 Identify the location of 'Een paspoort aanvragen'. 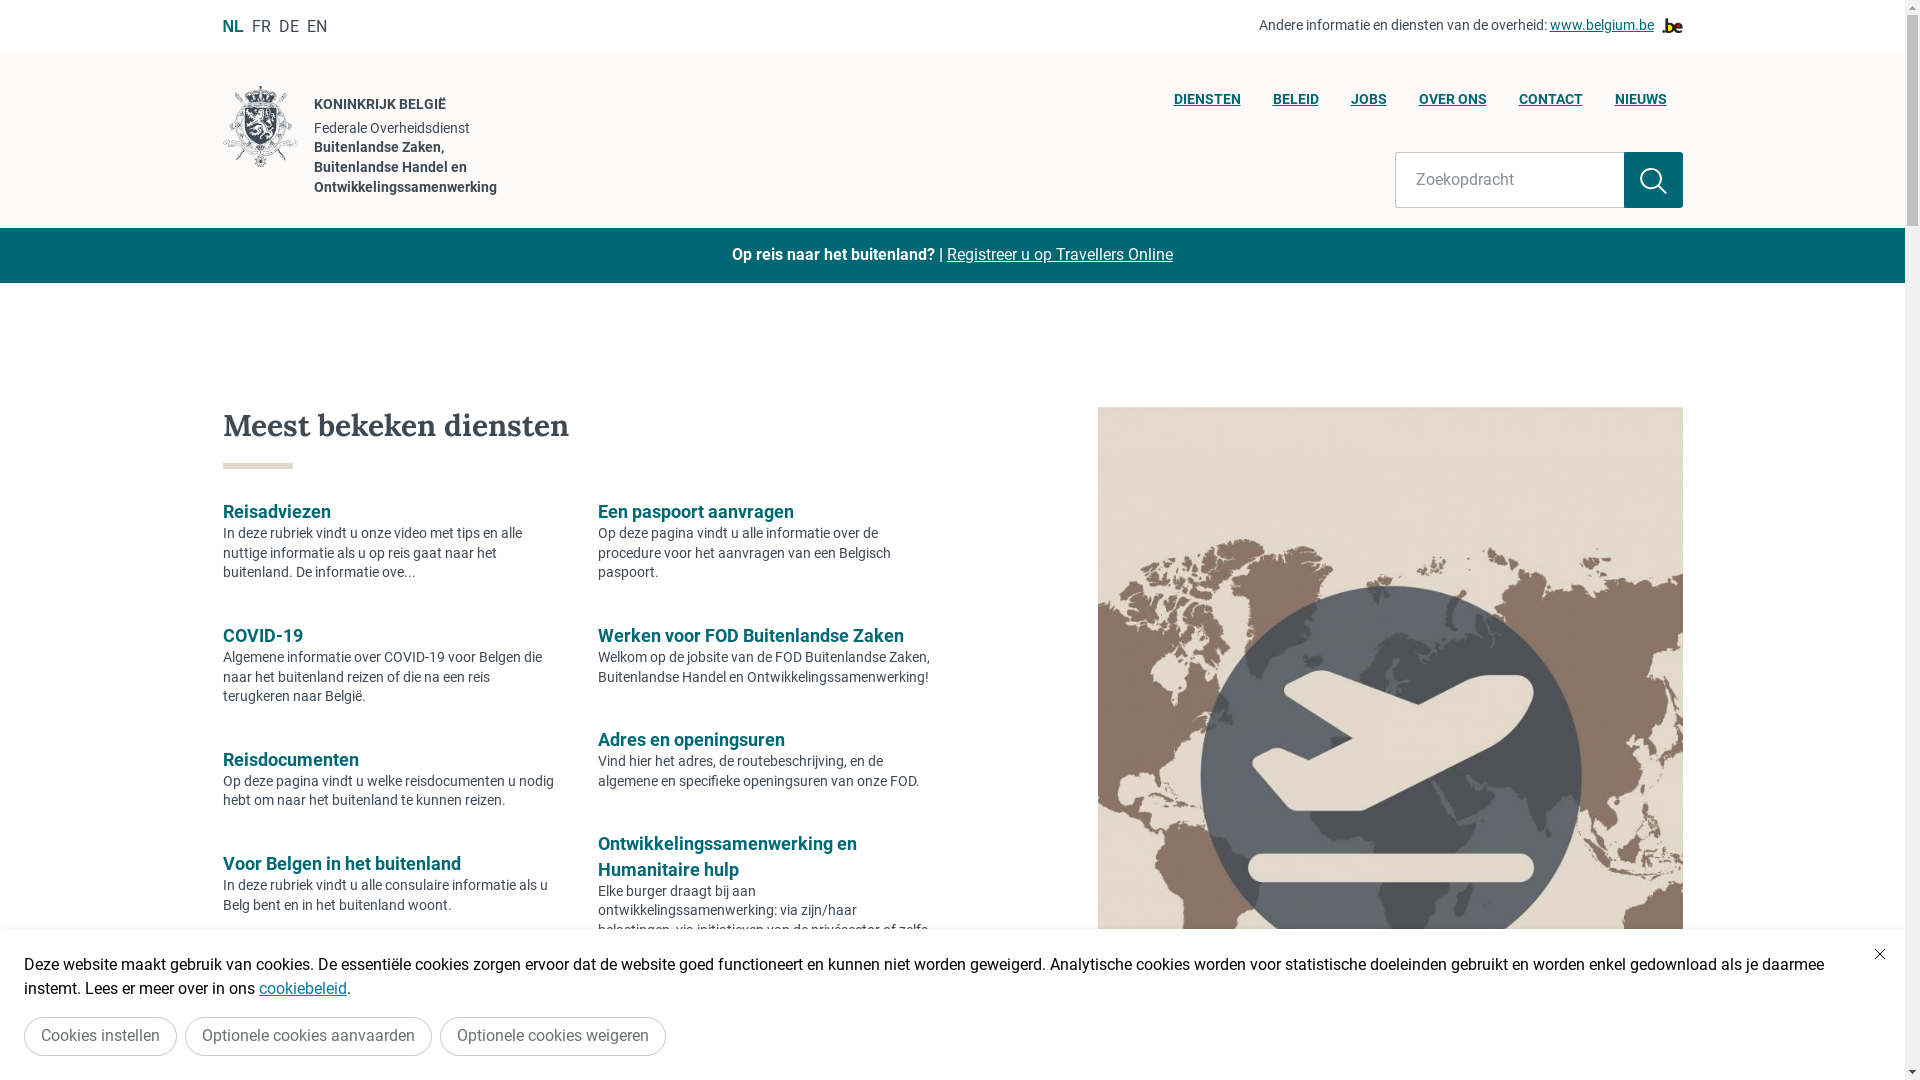
(696, 510).